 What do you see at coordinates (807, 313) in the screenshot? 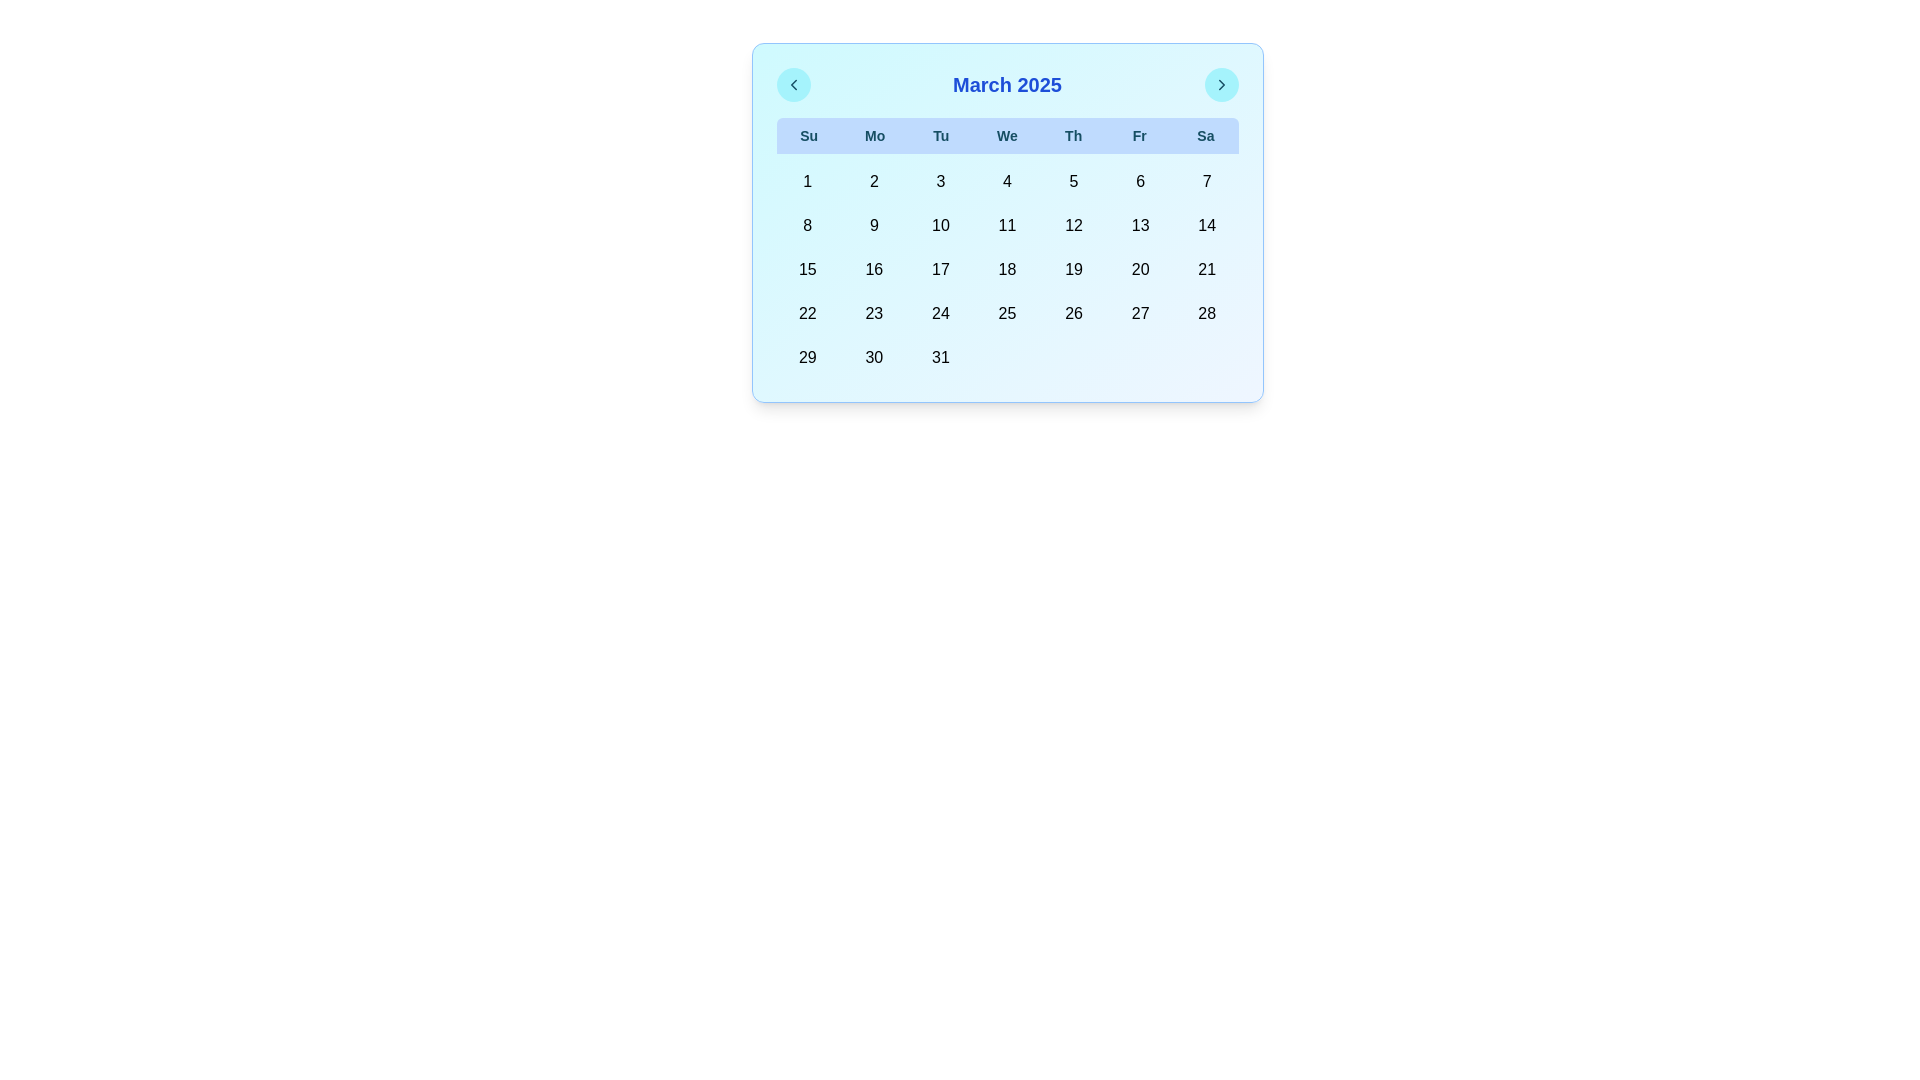
I see `the button representing the 22nd day of March 2025` at bounding box center [807, 313].